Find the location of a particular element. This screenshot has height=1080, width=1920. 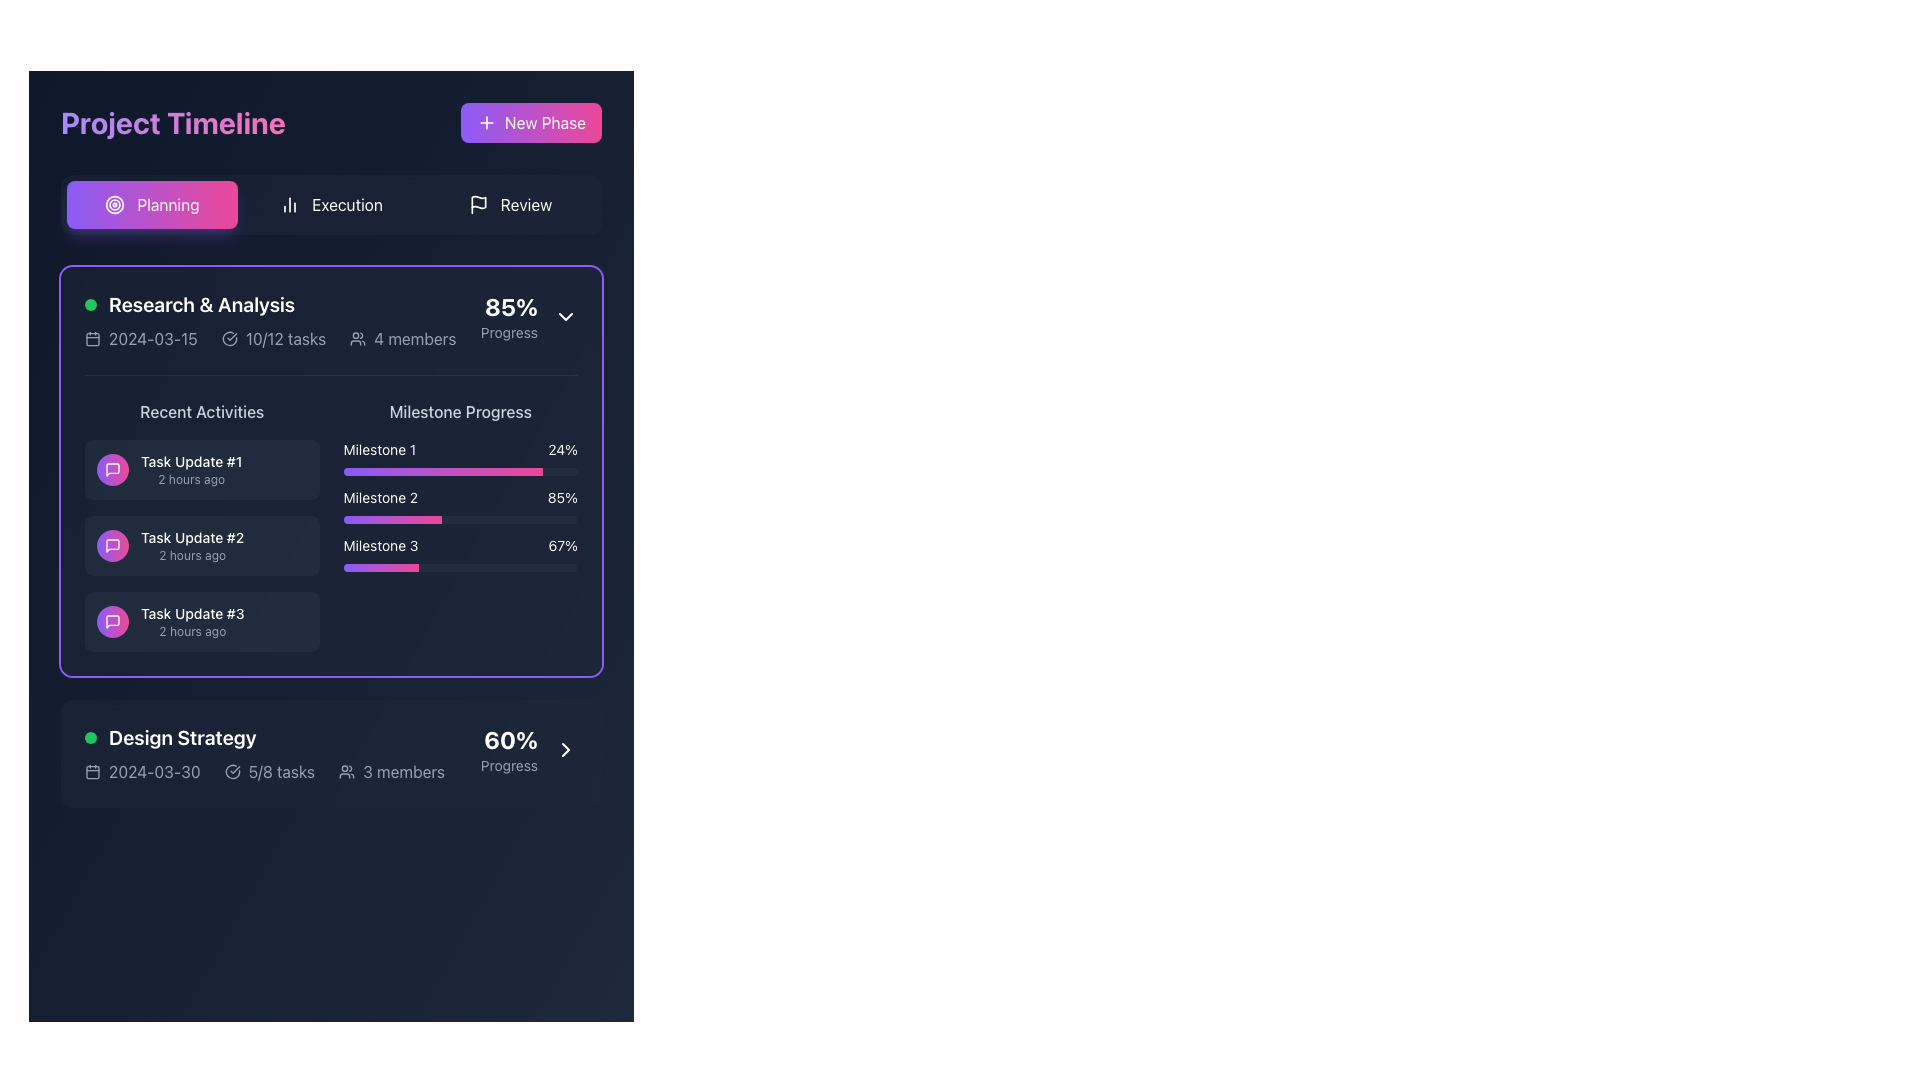

the 'New Phase' text label within the button that allows users to create a new phase in a project timeline is located at coordinates (545, 123).